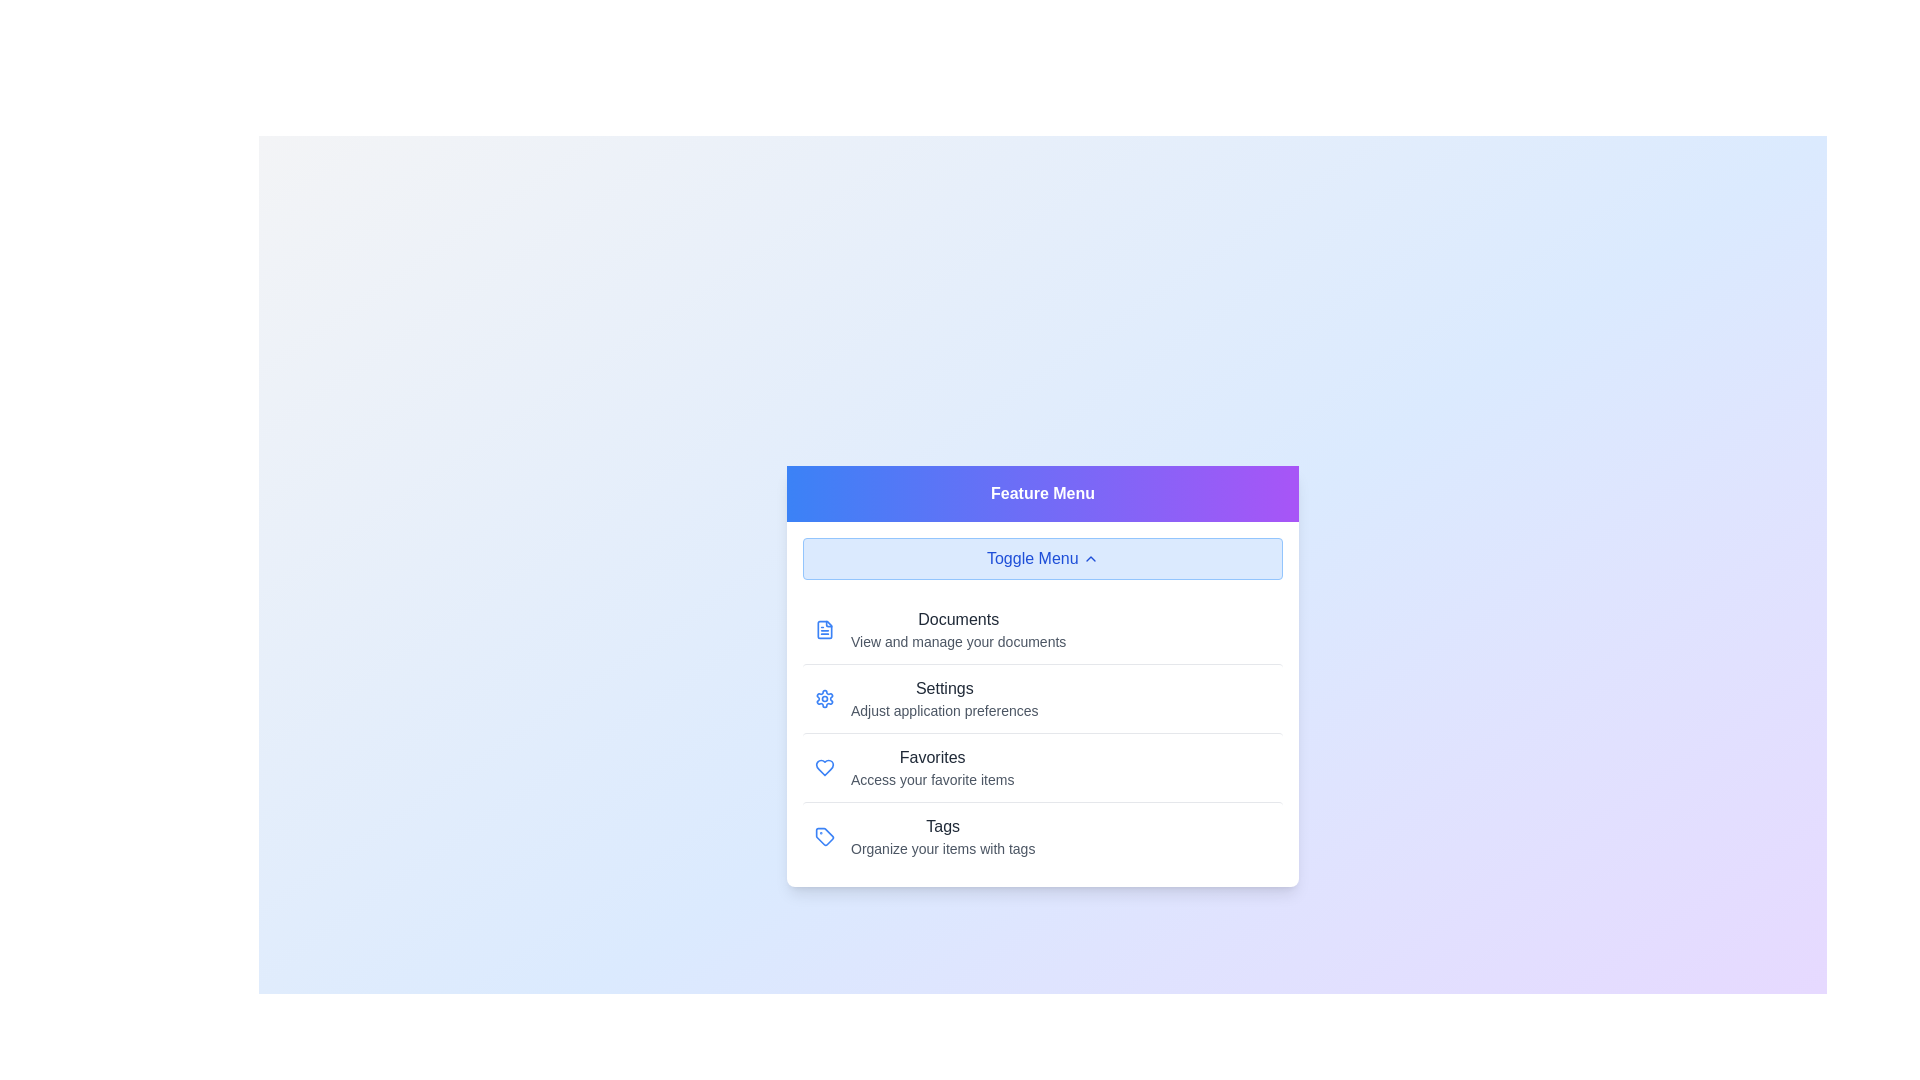 The height and width of the screenshot is (1080, 1920). I want to click on the 'Toggle Menu' button to toggle the menu visibility, so click(1041, 558).